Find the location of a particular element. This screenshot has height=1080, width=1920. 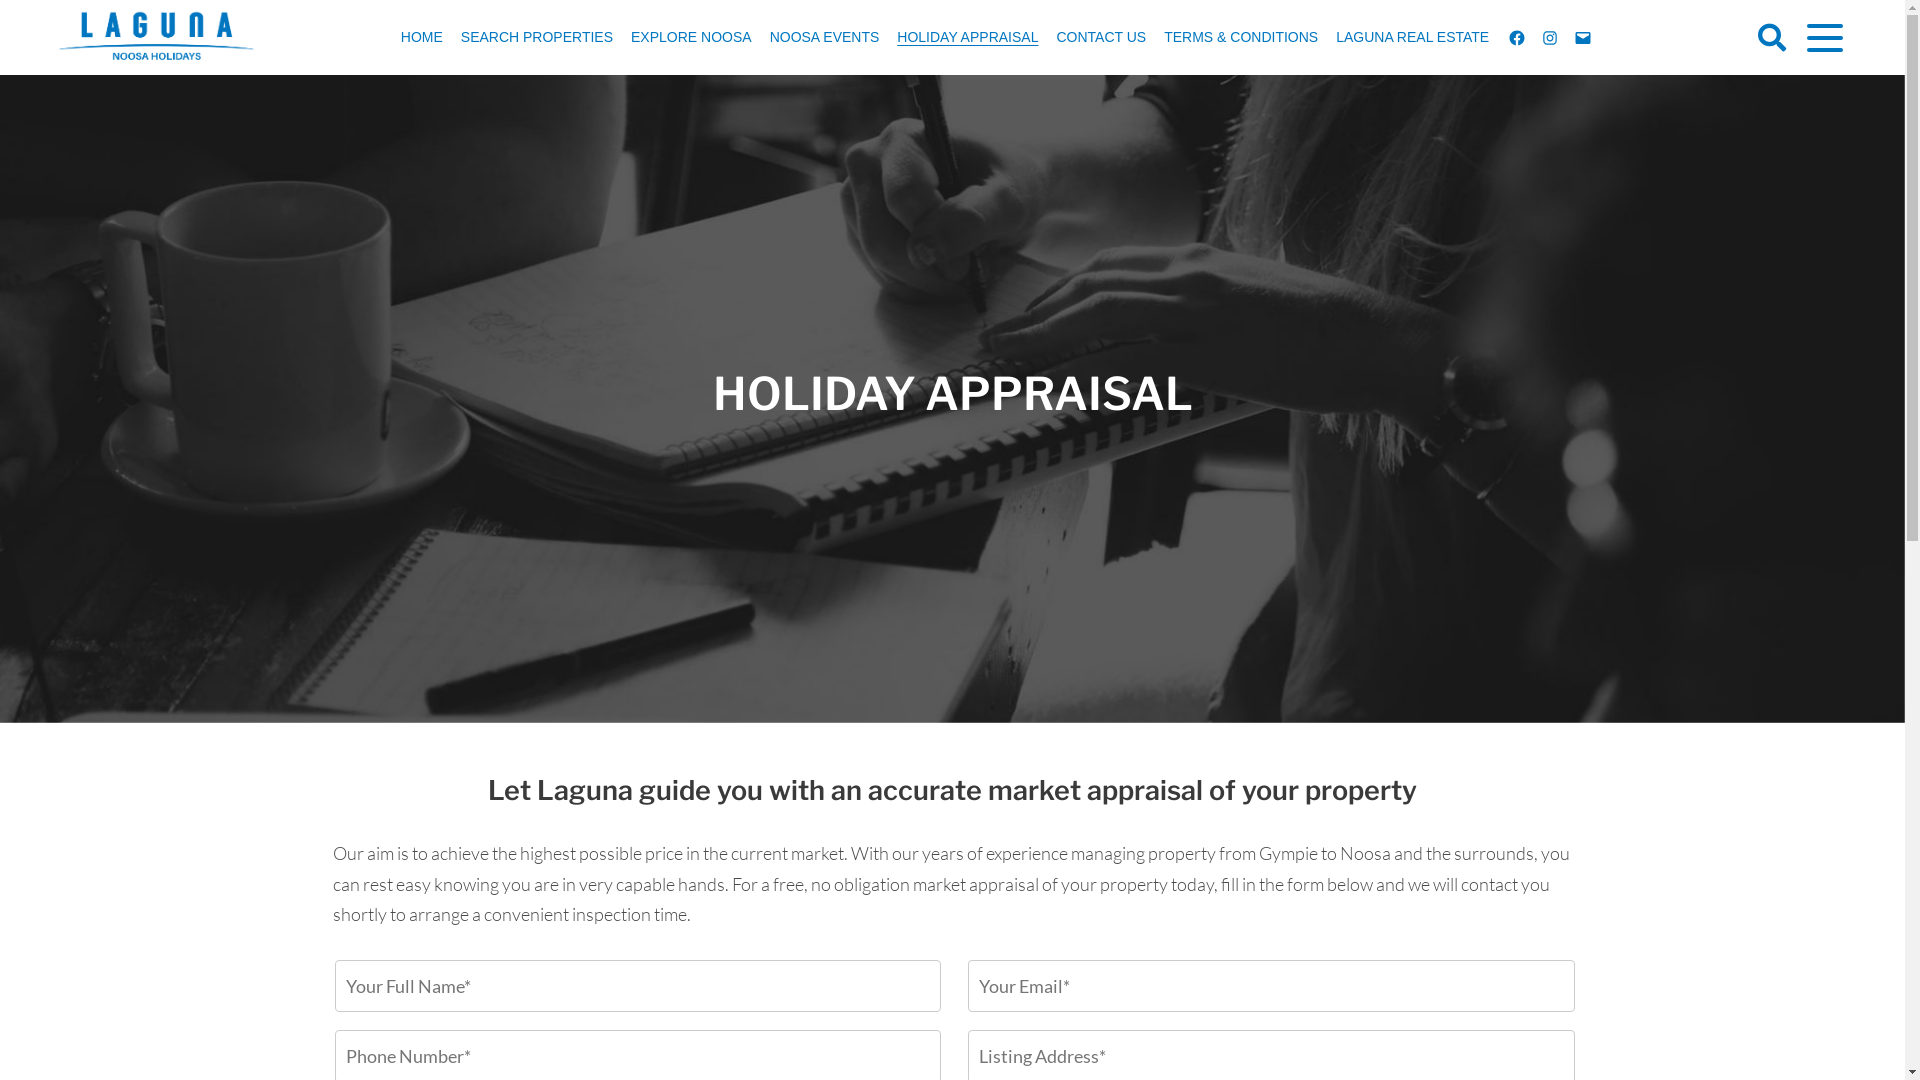

'EMAIL' is located at coordinates (1573, 37).